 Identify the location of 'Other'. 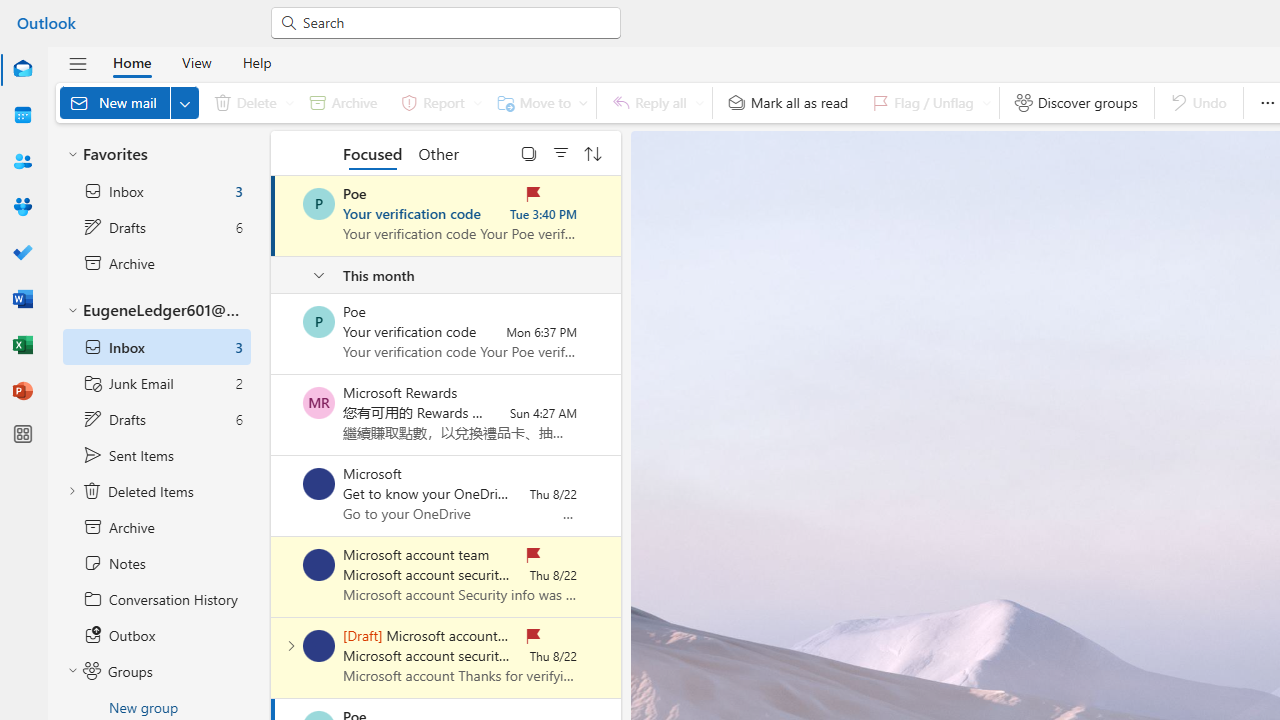
(437, 152).